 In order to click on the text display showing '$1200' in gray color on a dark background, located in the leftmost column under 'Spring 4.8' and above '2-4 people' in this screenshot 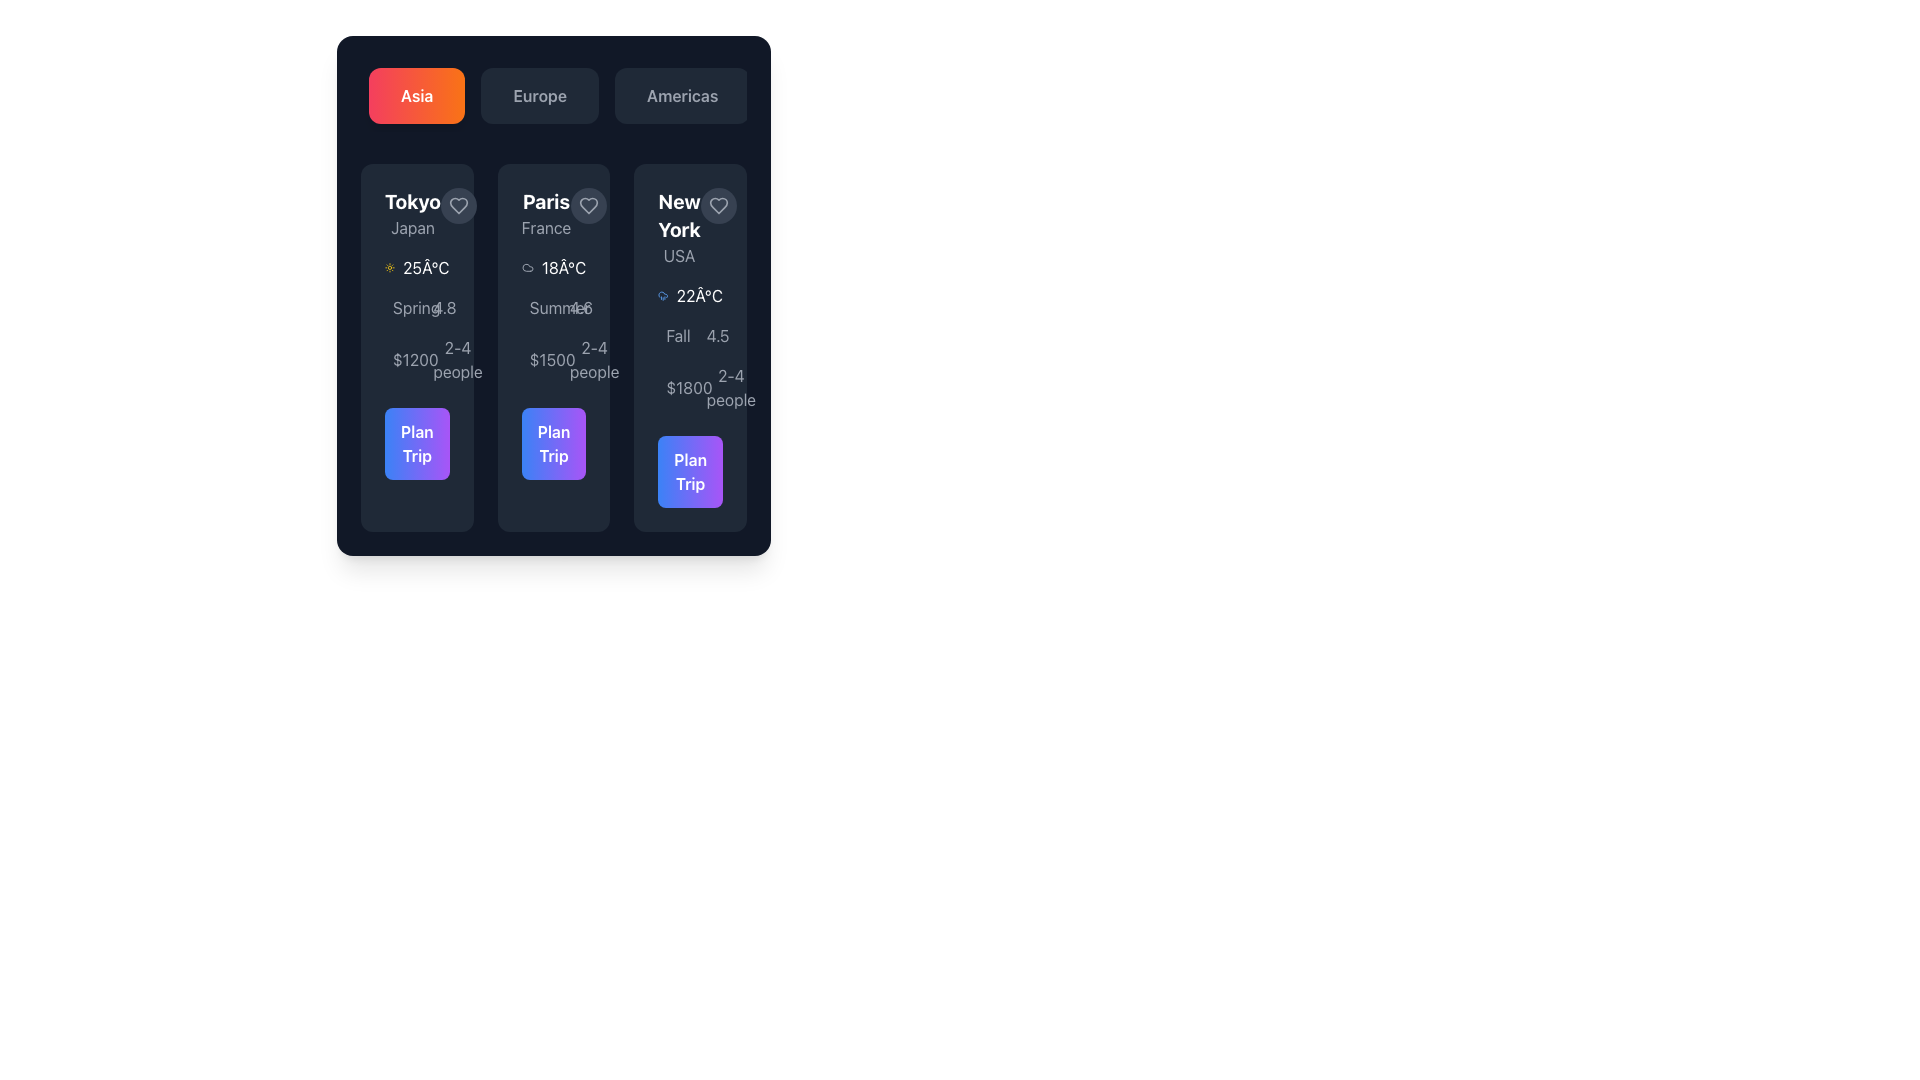, I will do `click(397, 358)`.